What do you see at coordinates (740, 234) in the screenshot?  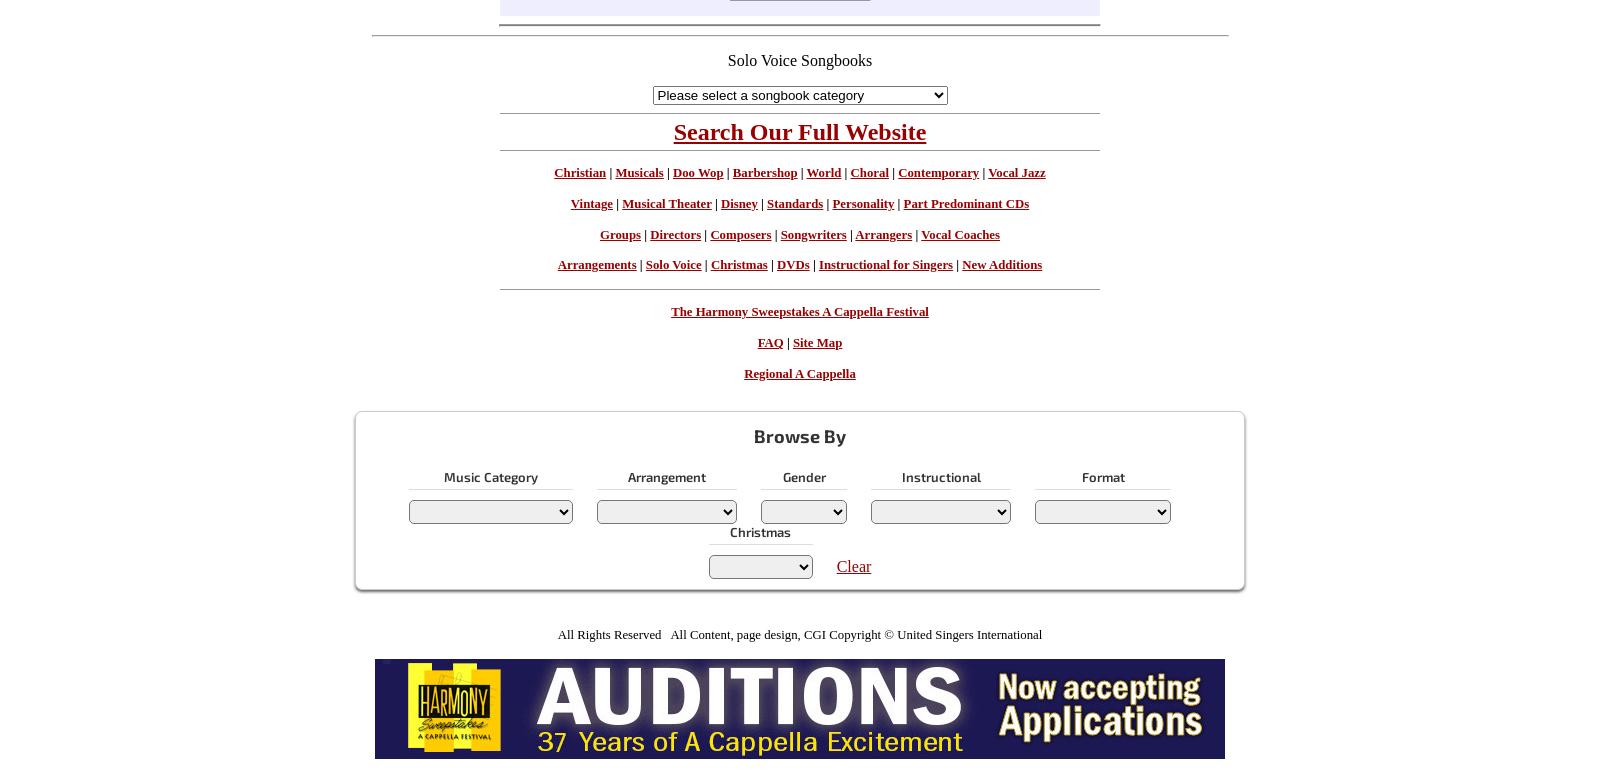 I see `'Composers'` at bounding box center [740, 234].